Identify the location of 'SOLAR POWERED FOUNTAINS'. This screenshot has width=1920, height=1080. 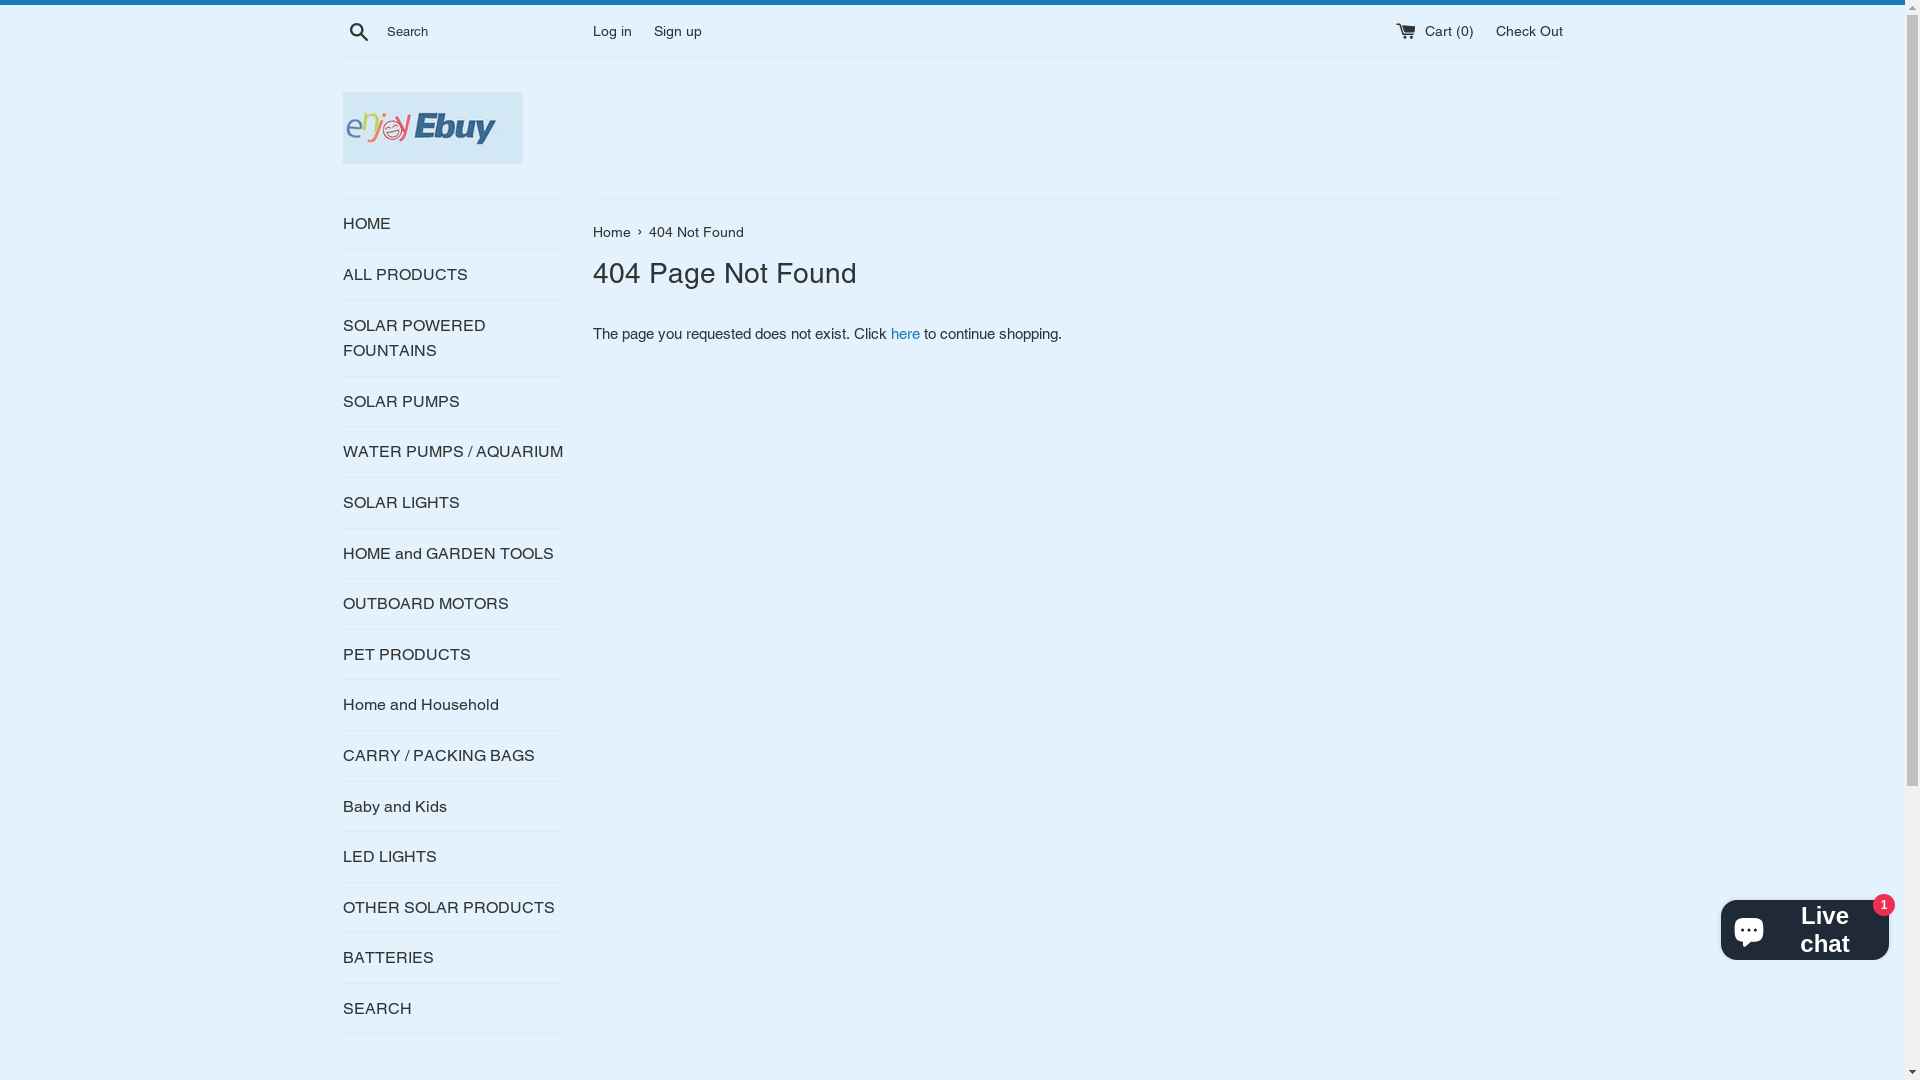
(450, 337).